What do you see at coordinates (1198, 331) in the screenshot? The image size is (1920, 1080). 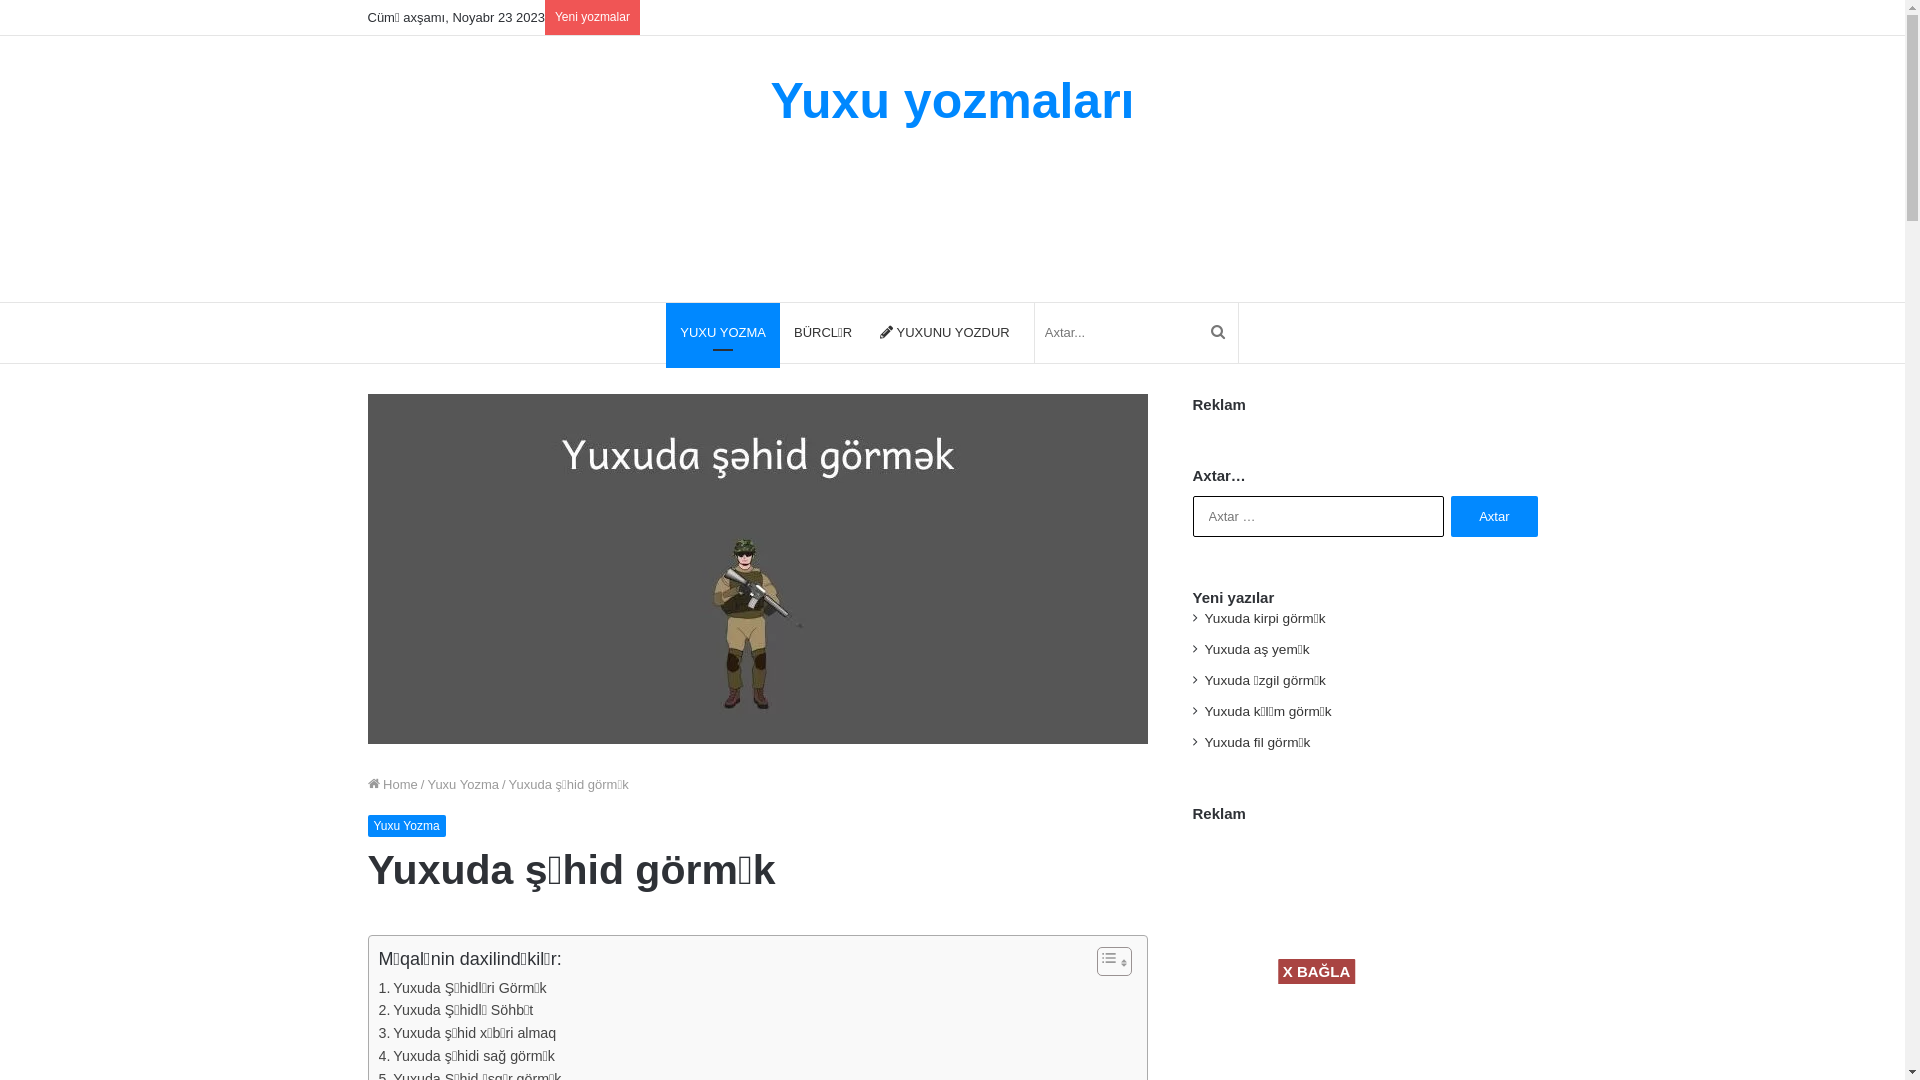 I see `'Axtar...'` at bounding box center [1198, 331].